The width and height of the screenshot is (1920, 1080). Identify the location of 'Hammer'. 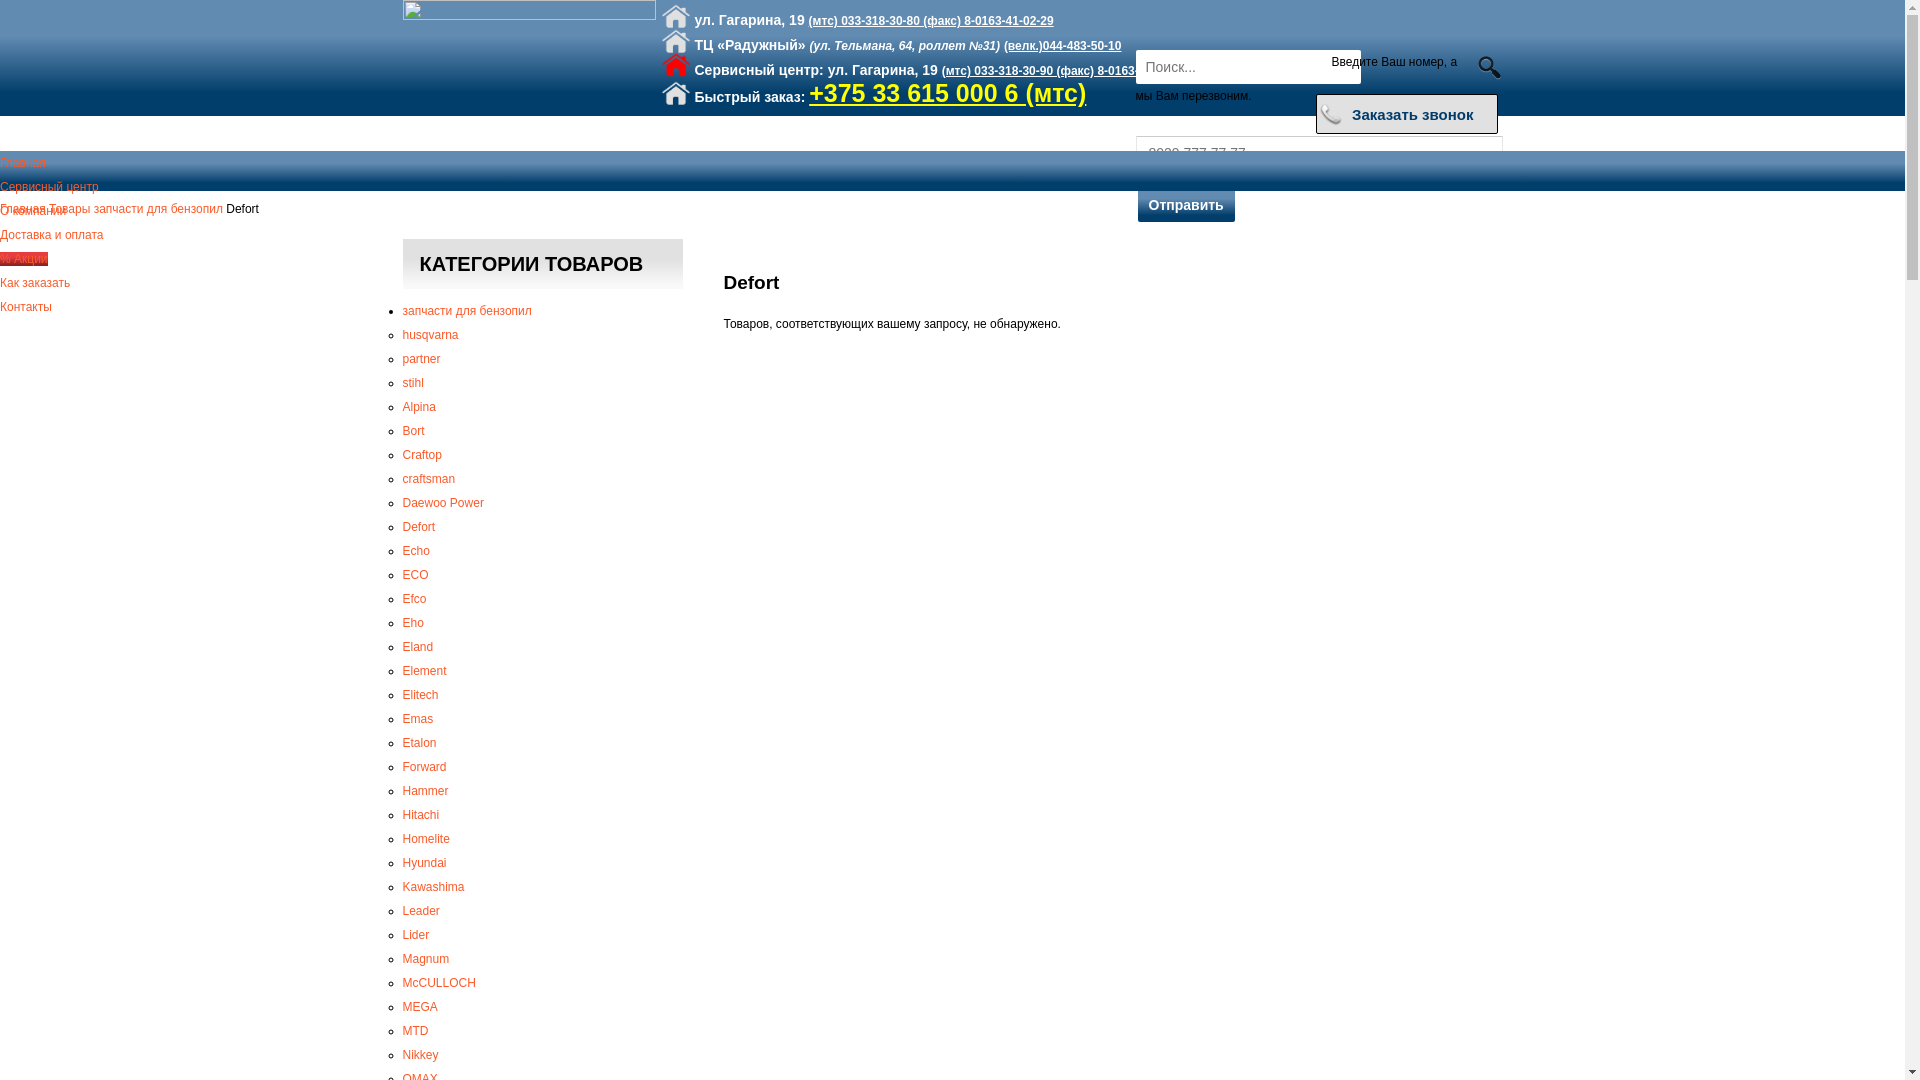
(424, 789).